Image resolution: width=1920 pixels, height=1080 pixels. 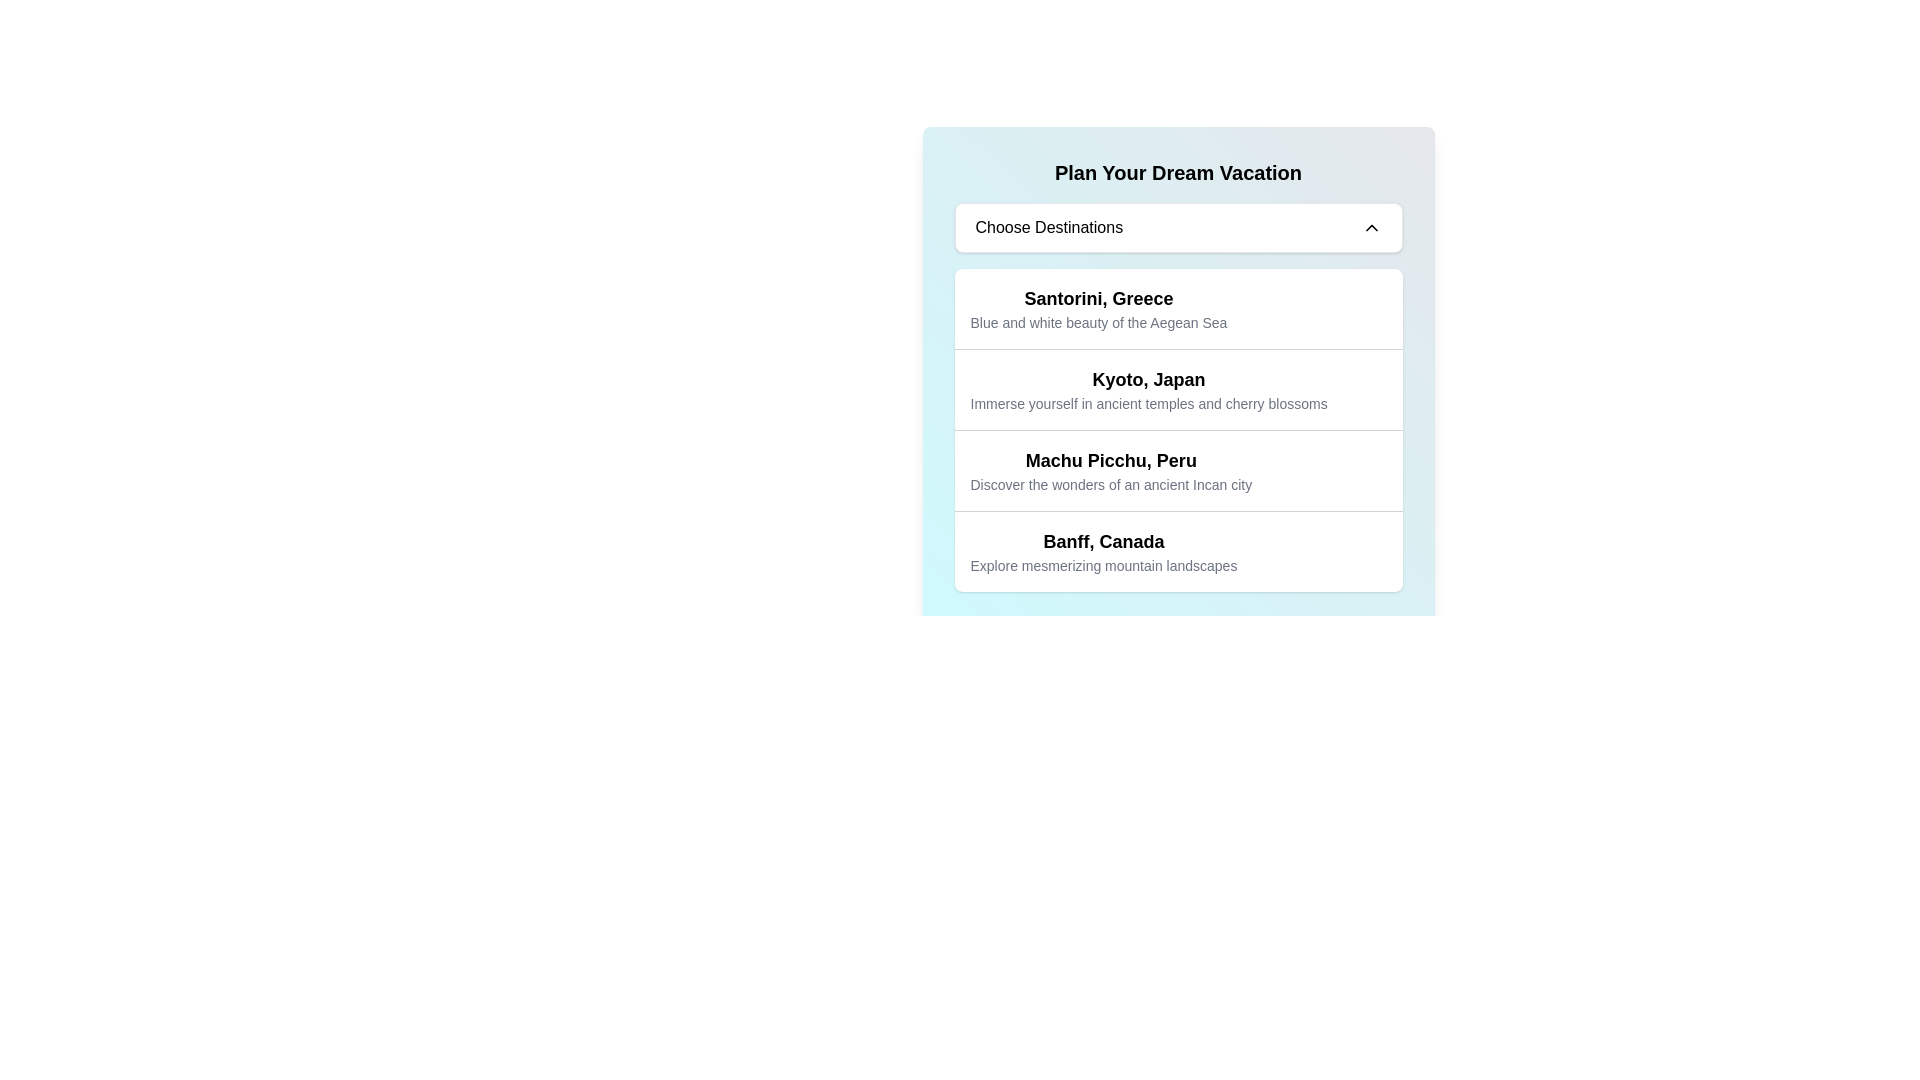 What do you see at coordinates (1098, 322) in the screenshot?
I see `descriptive text label located beneath the bold title 'Santorini, Greece', which is part of the highlighted section at the top of the main list of destinations` at bounding box center [1098, 322].